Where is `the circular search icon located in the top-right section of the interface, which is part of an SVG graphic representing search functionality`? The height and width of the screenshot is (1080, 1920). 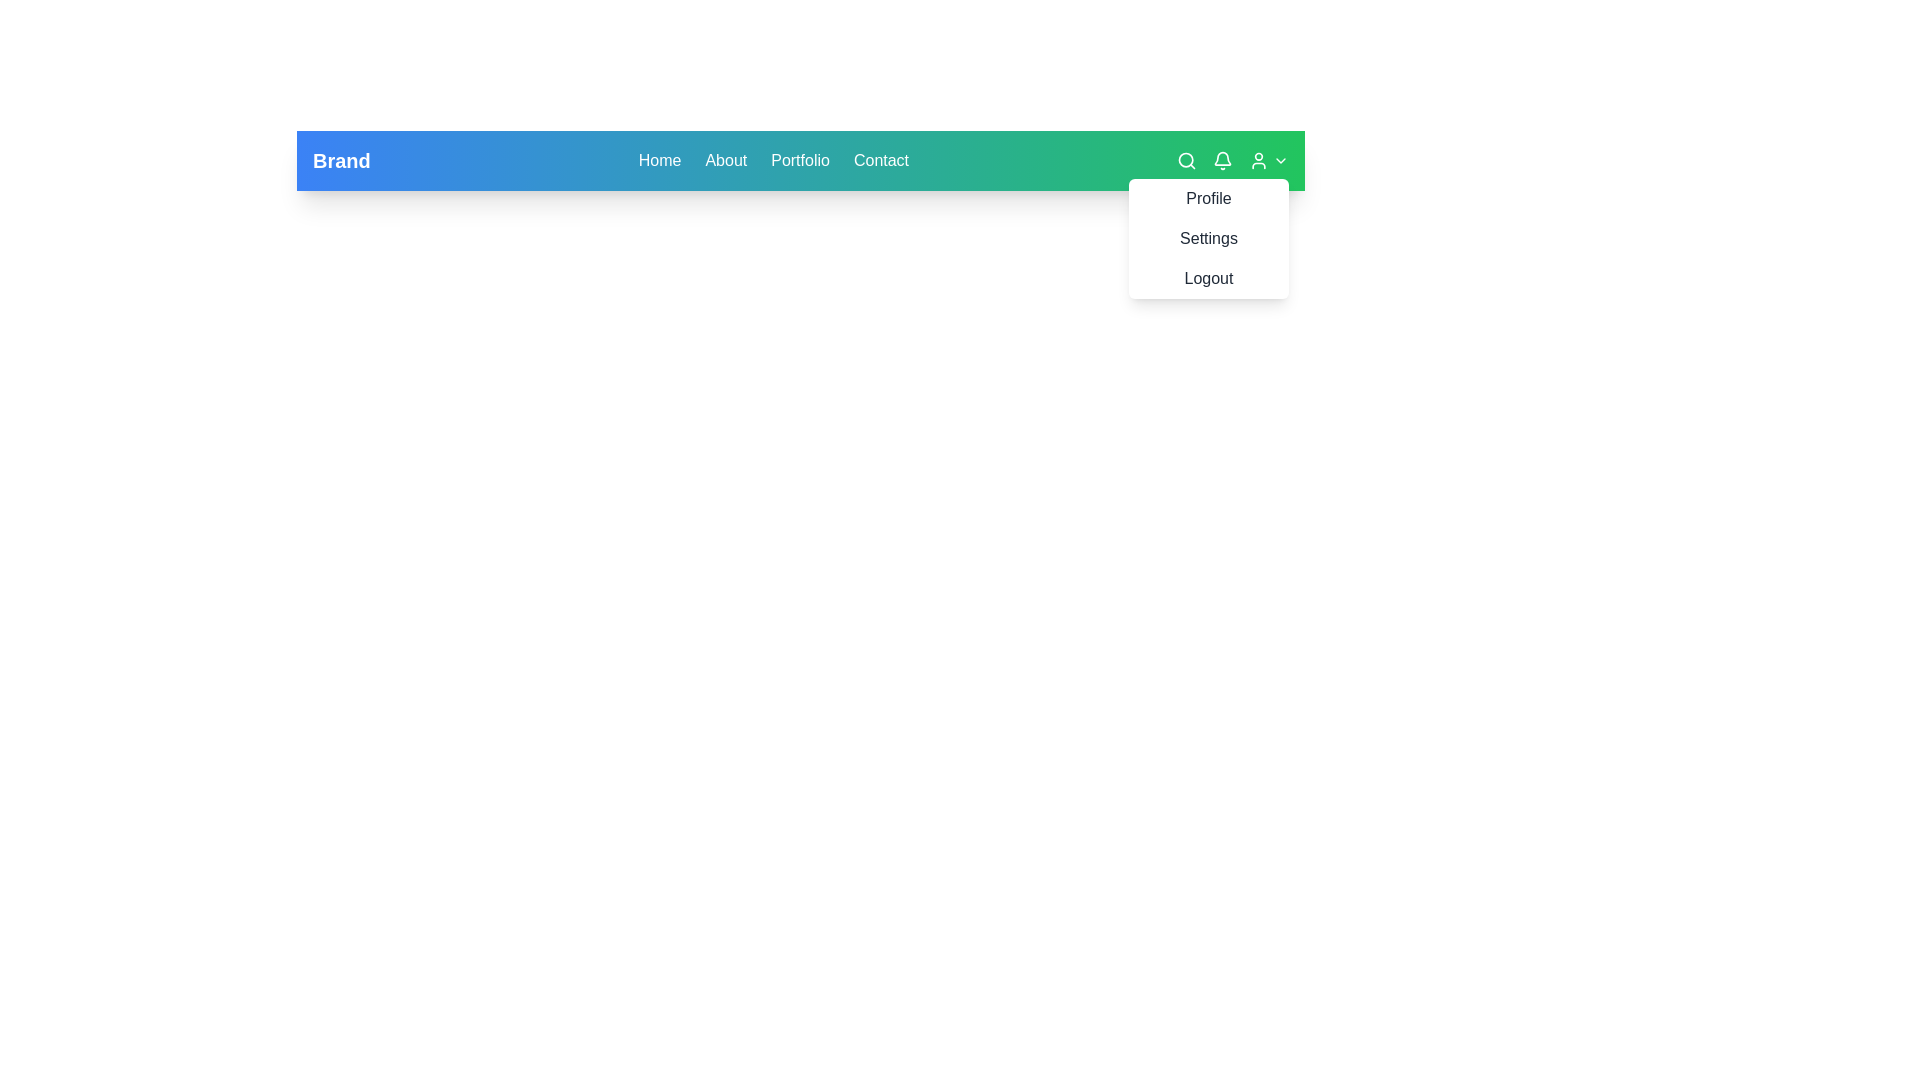 the circular search icon located in the top-right section of the interface, which is part of an SVG graphic representing search functionality is located at coordinates (1186, 159).